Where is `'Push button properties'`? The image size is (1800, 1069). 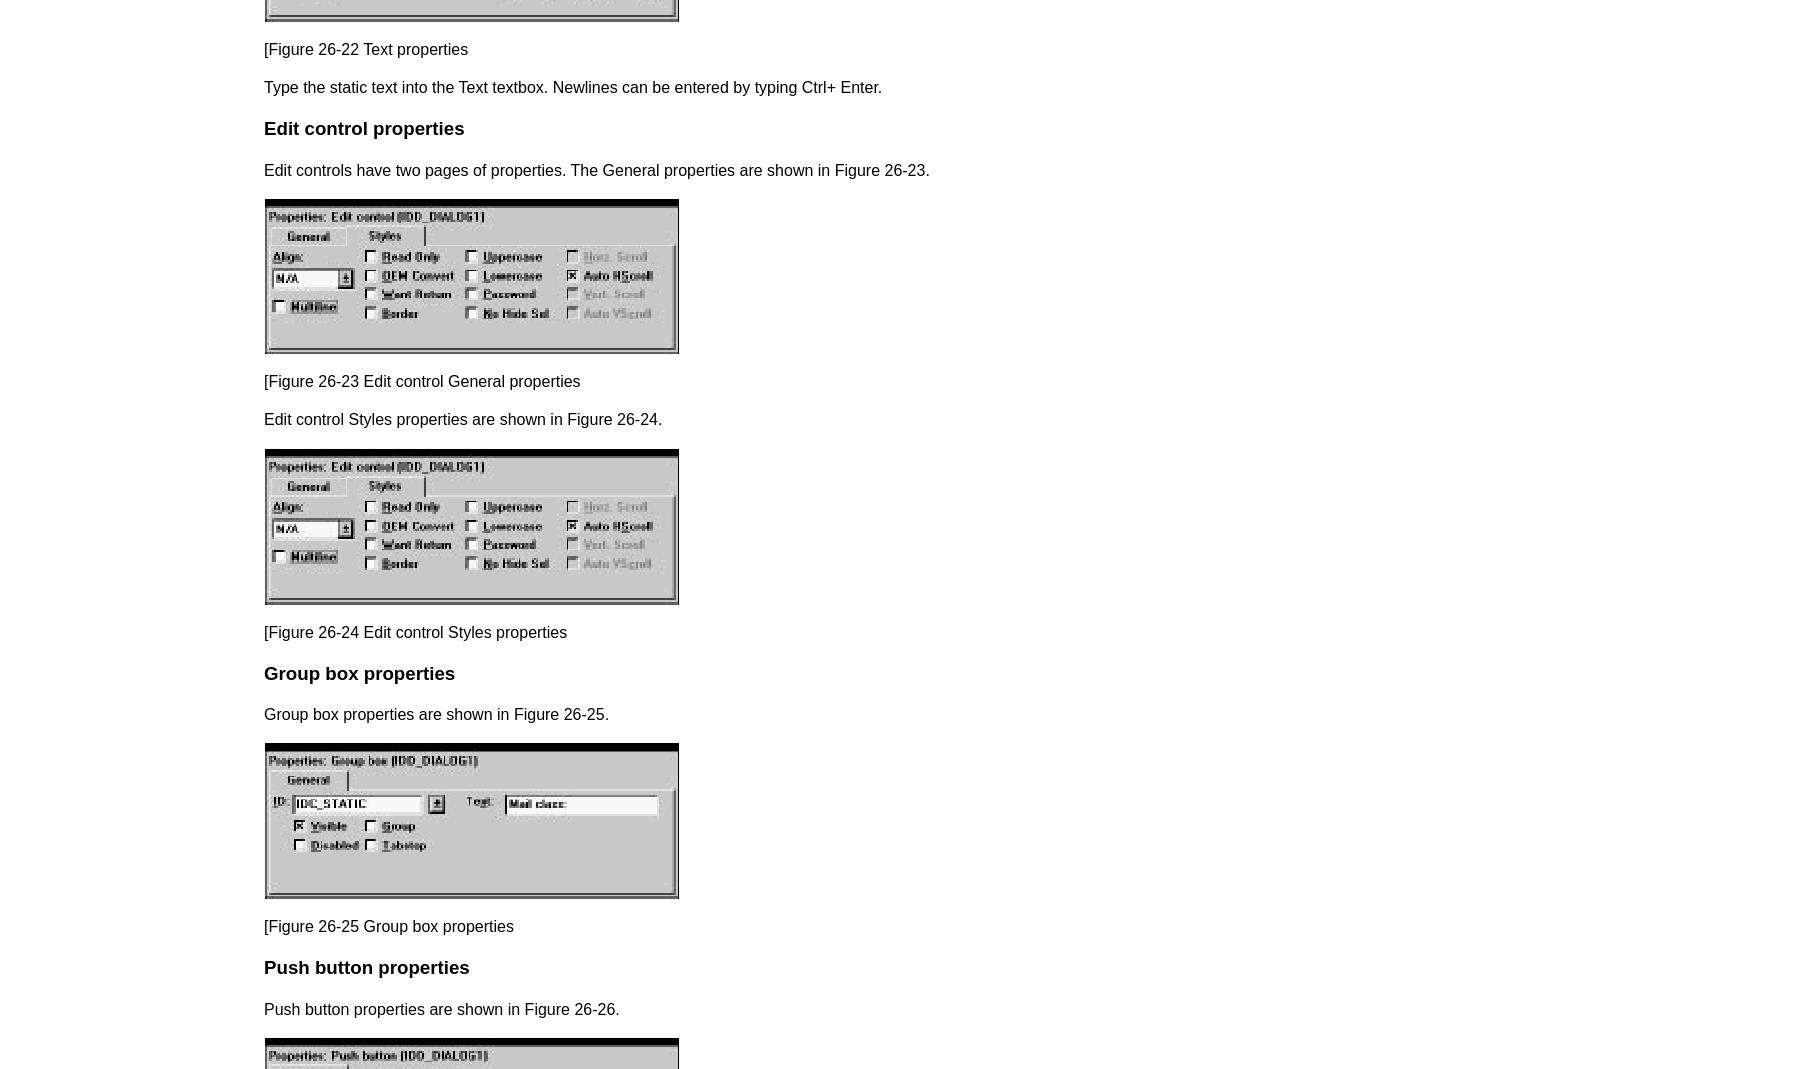 'Push button properties' is located at coordinates (366, 967).